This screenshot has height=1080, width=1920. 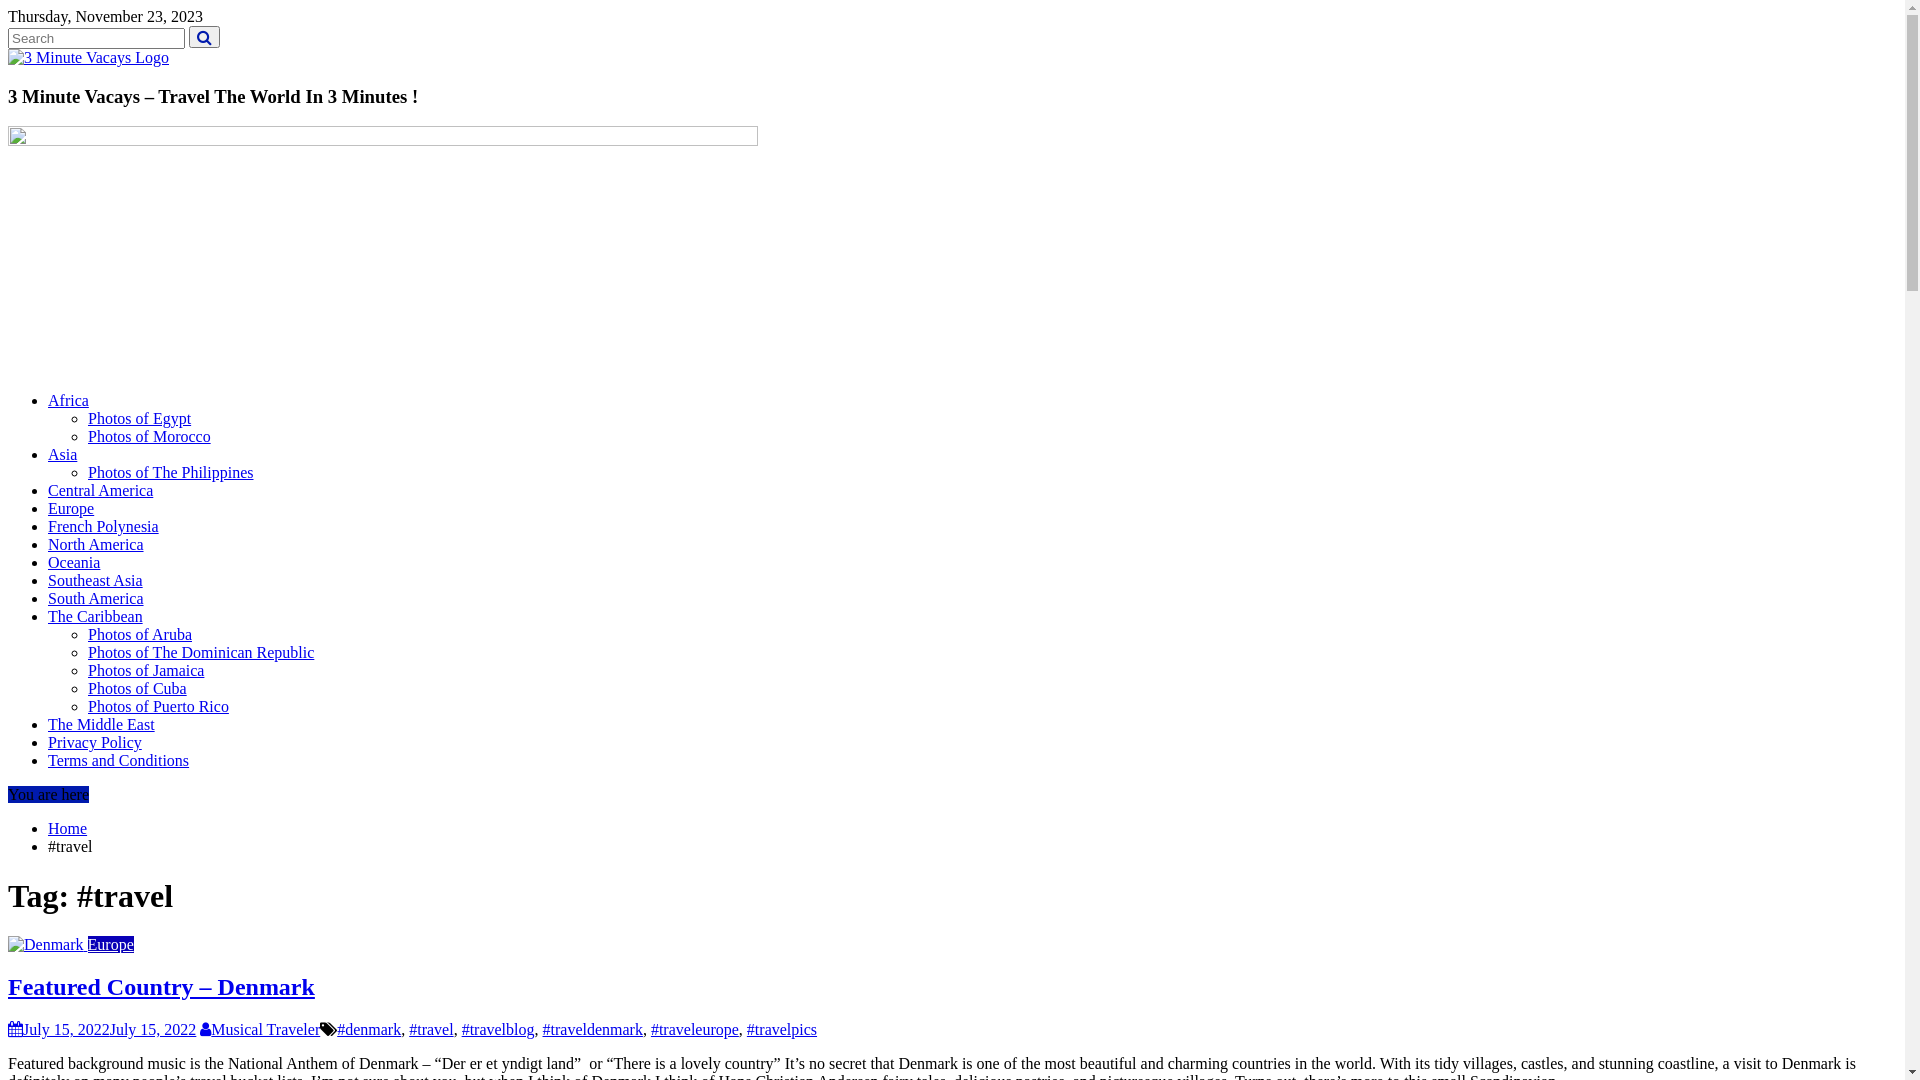 What do you see at coordinates (138, 417) in the screenshot?
I see `'Photos of Egypt'` at bounding box center [138, 417].